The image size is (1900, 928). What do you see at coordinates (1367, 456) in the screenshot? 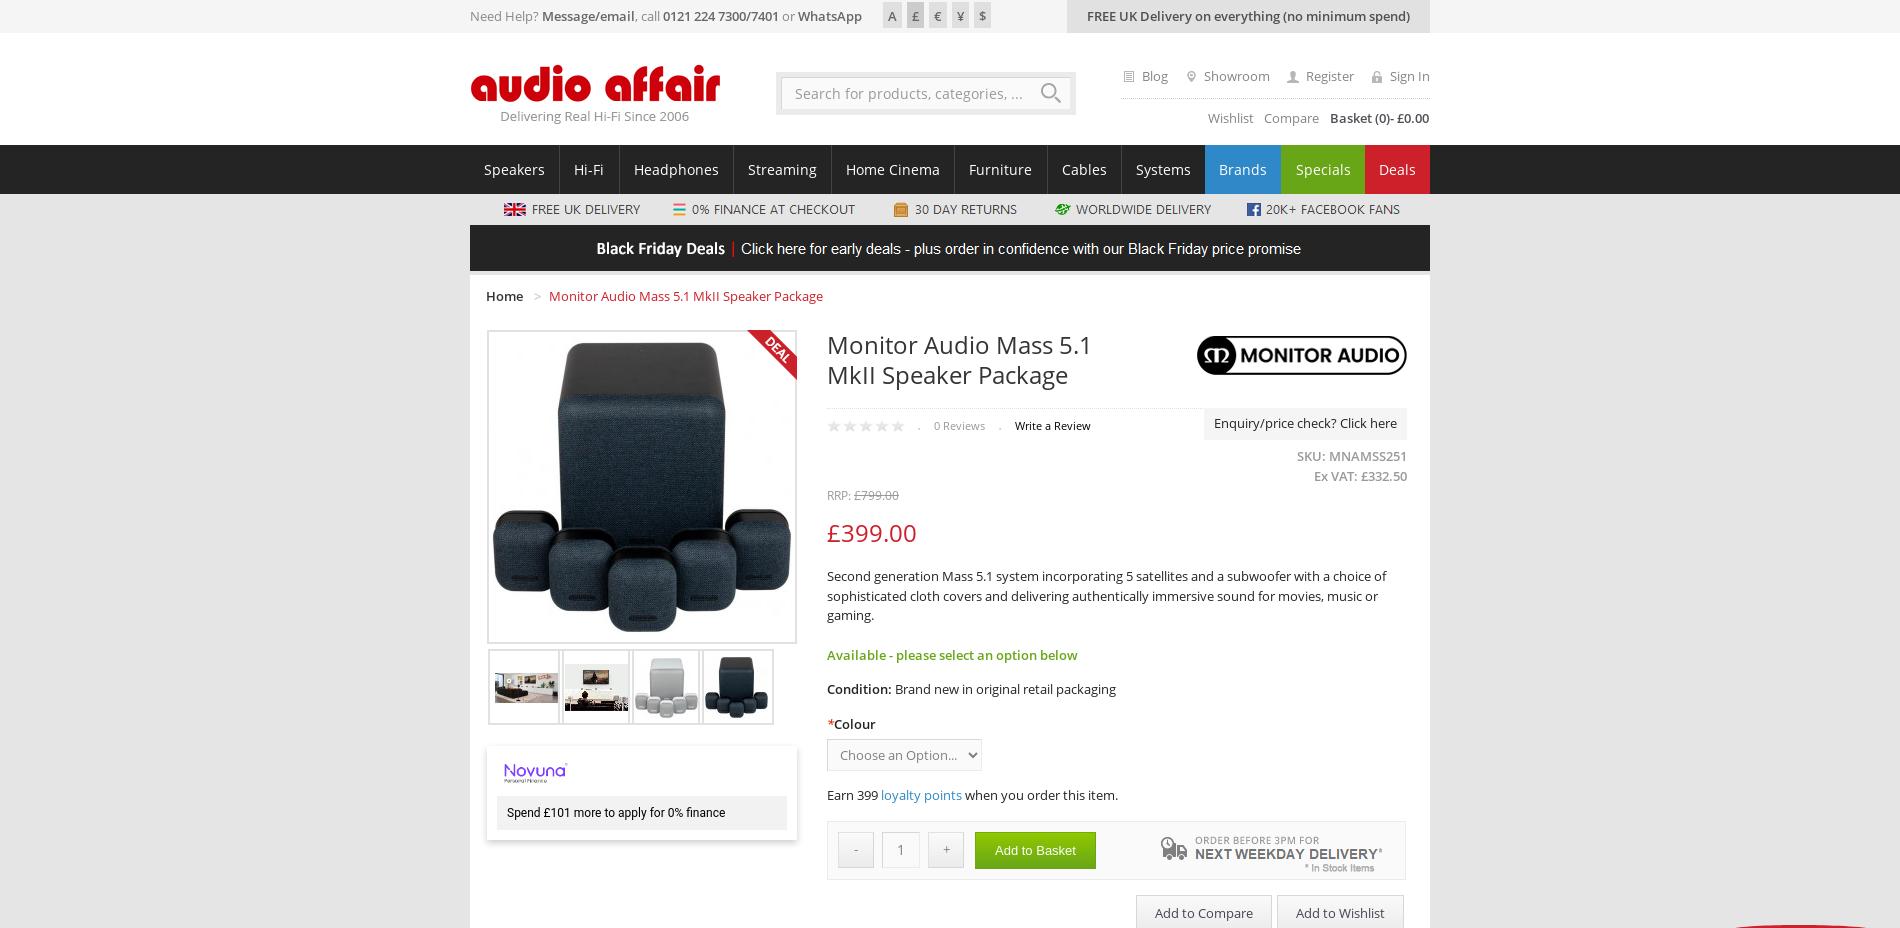
I see `'MNAMSS251'` at bounding box center [1367, 456].